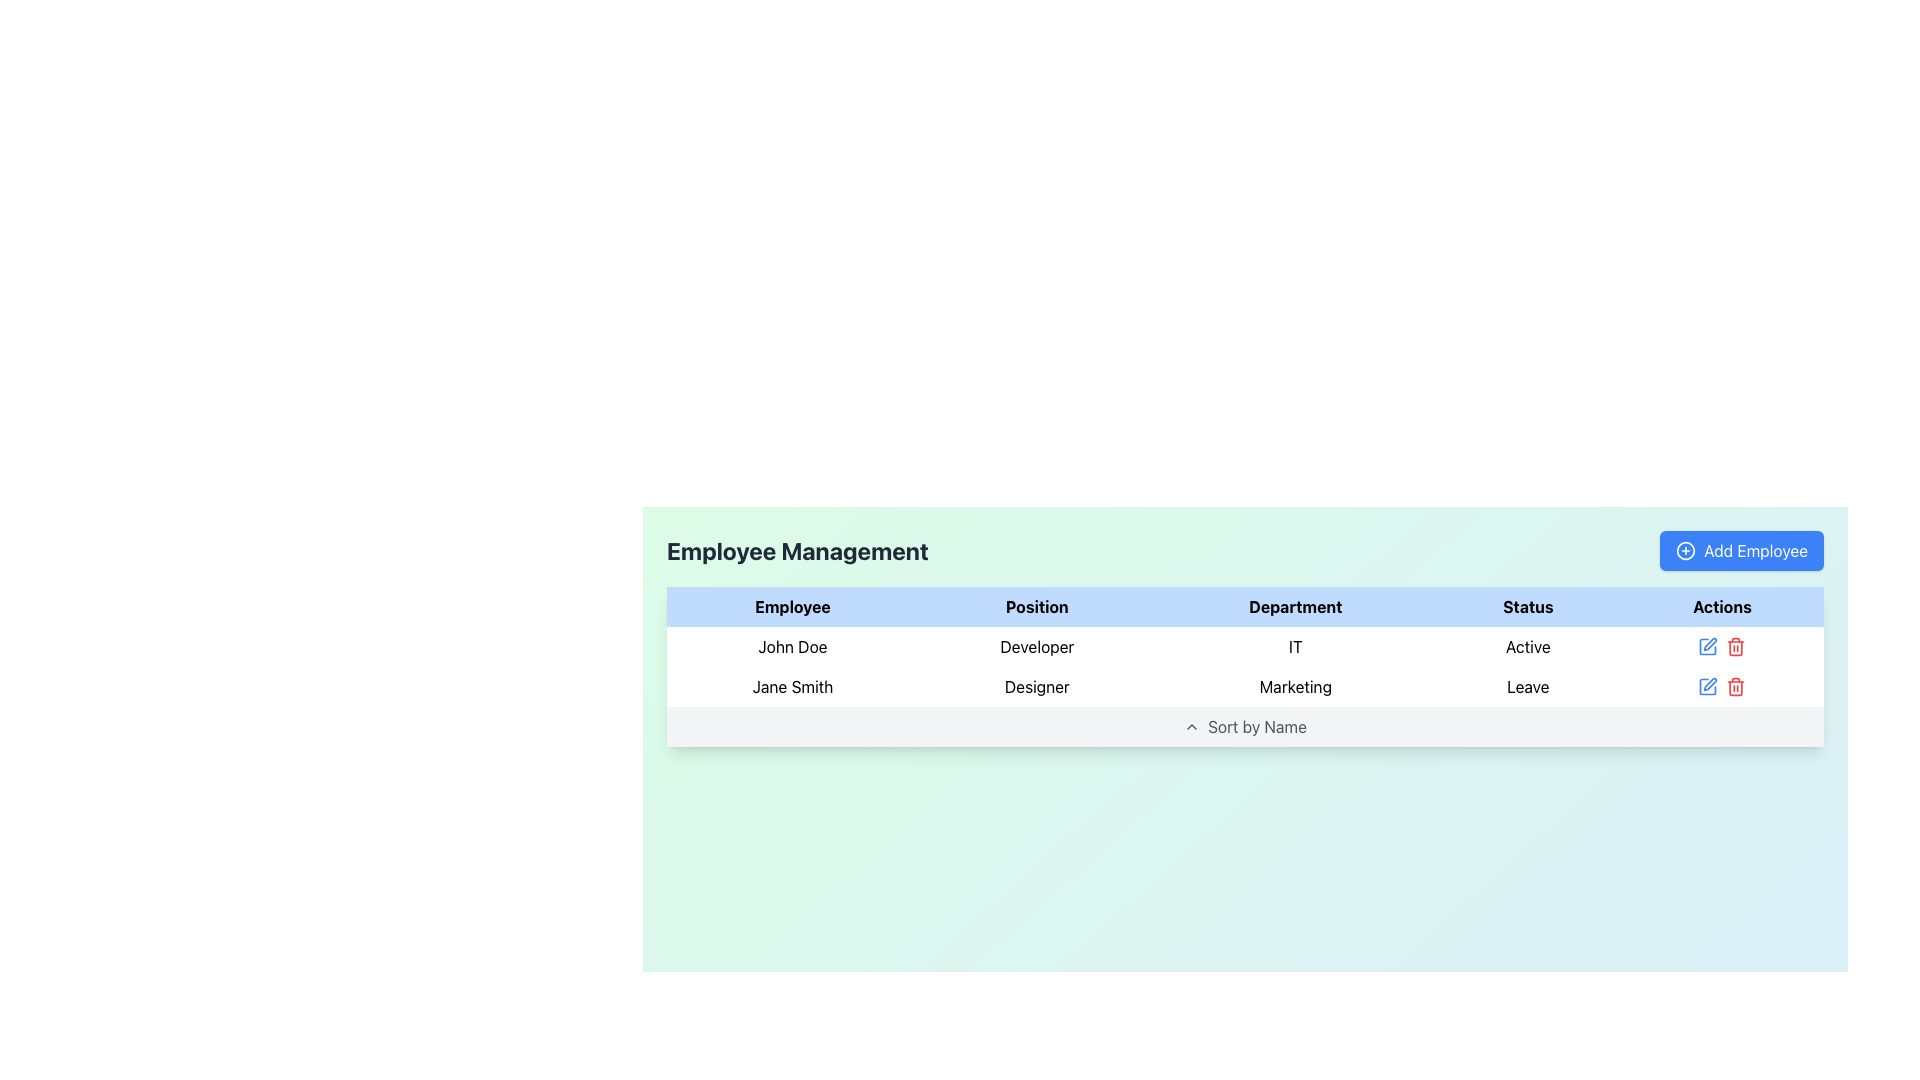  I want to click on the 'Active' text element in the 'Status' column for the employee 'John Doe' within the table, so click(1527, 647).